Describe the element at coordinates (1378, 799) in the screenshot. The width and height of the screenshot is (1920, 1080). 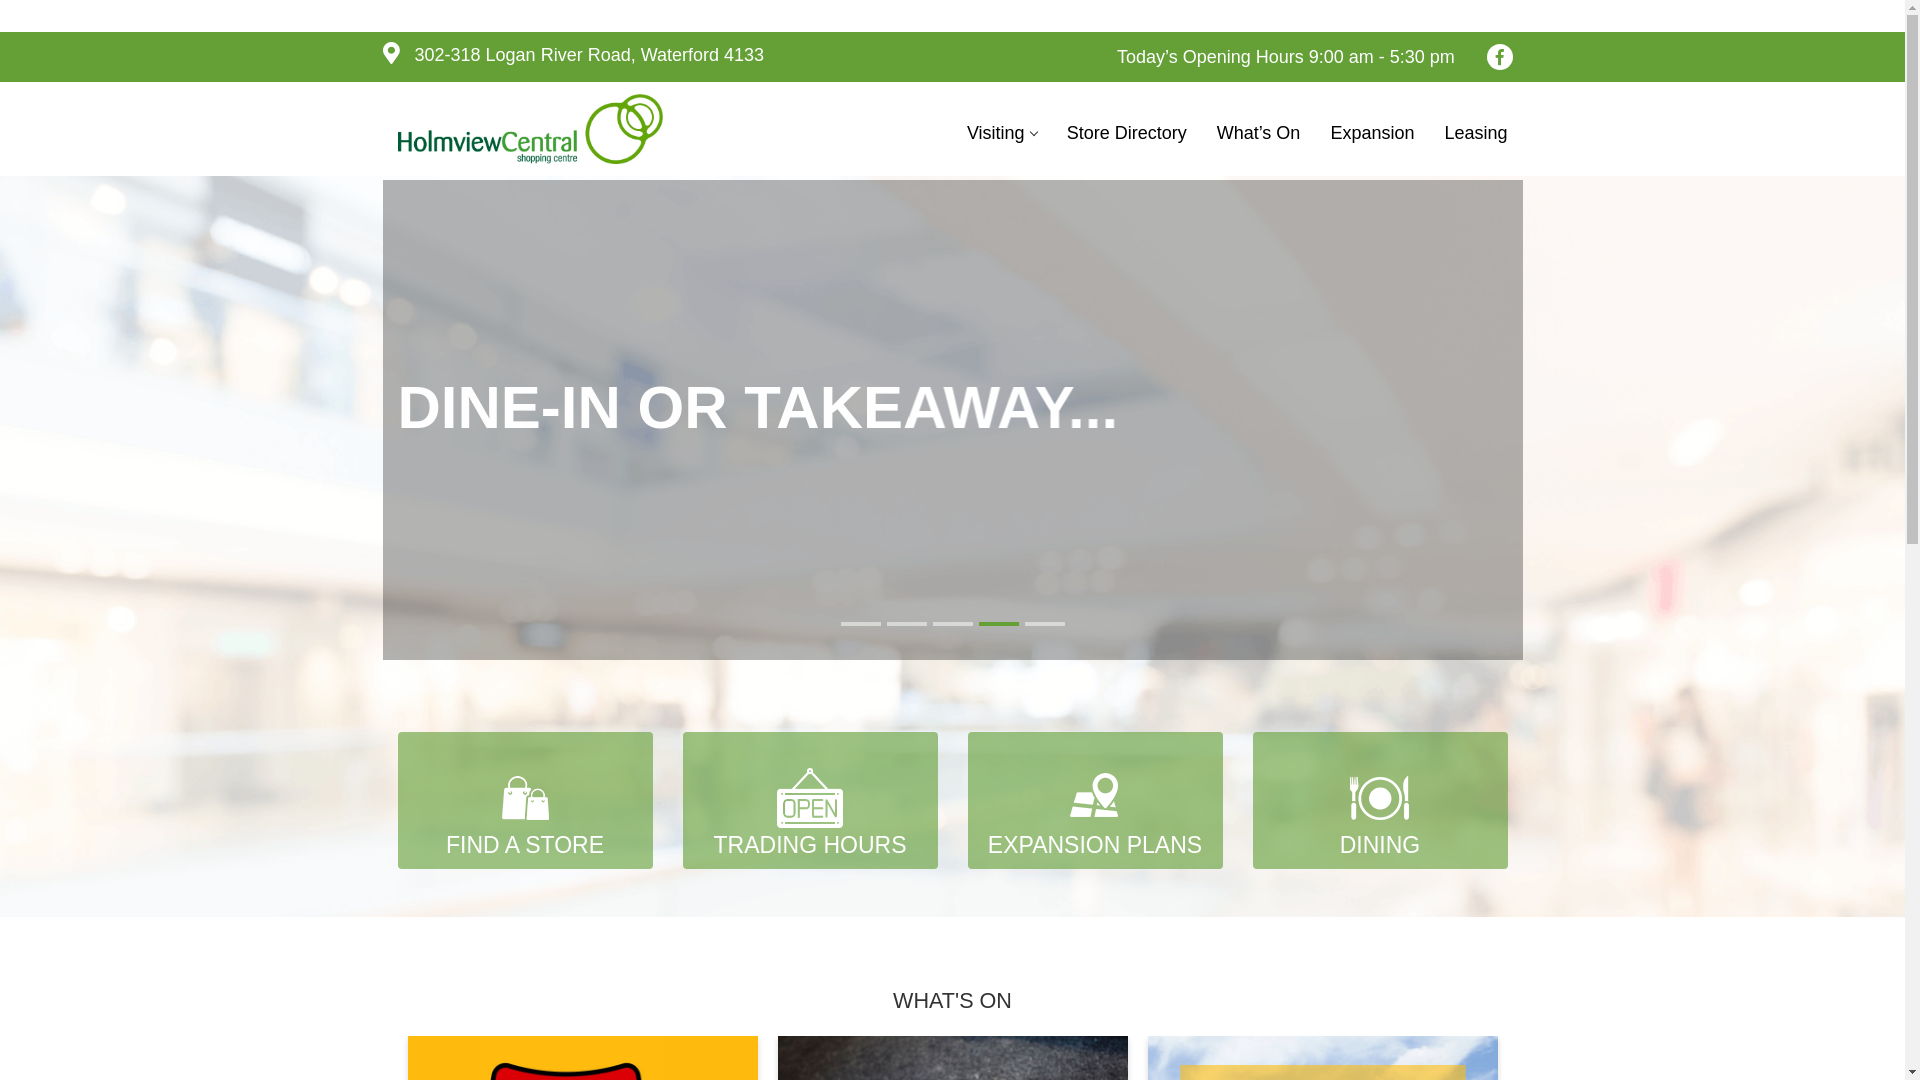
I see `'DINING'` at that location.